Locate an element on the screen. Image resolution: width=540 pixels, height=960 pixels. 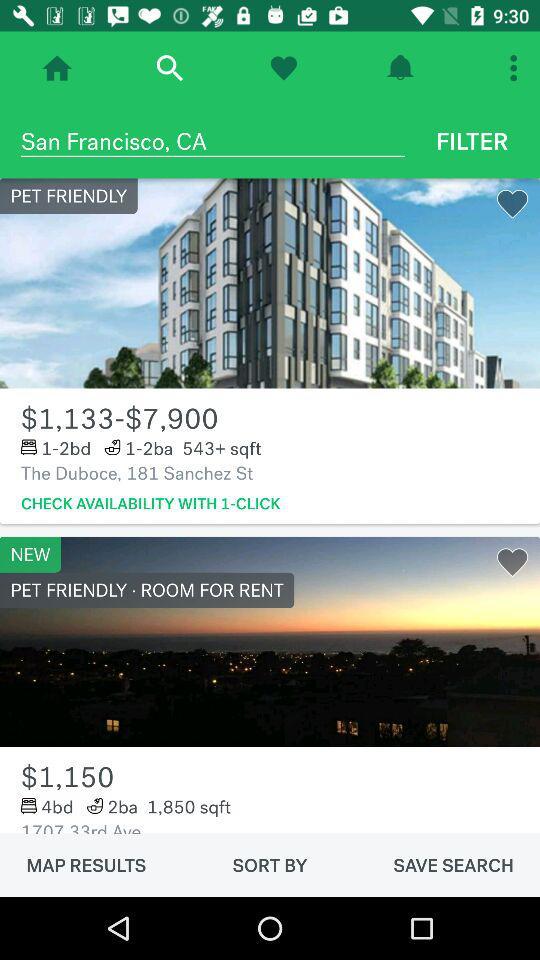
tap on it if you love the place is located at coordinates (282, 68).